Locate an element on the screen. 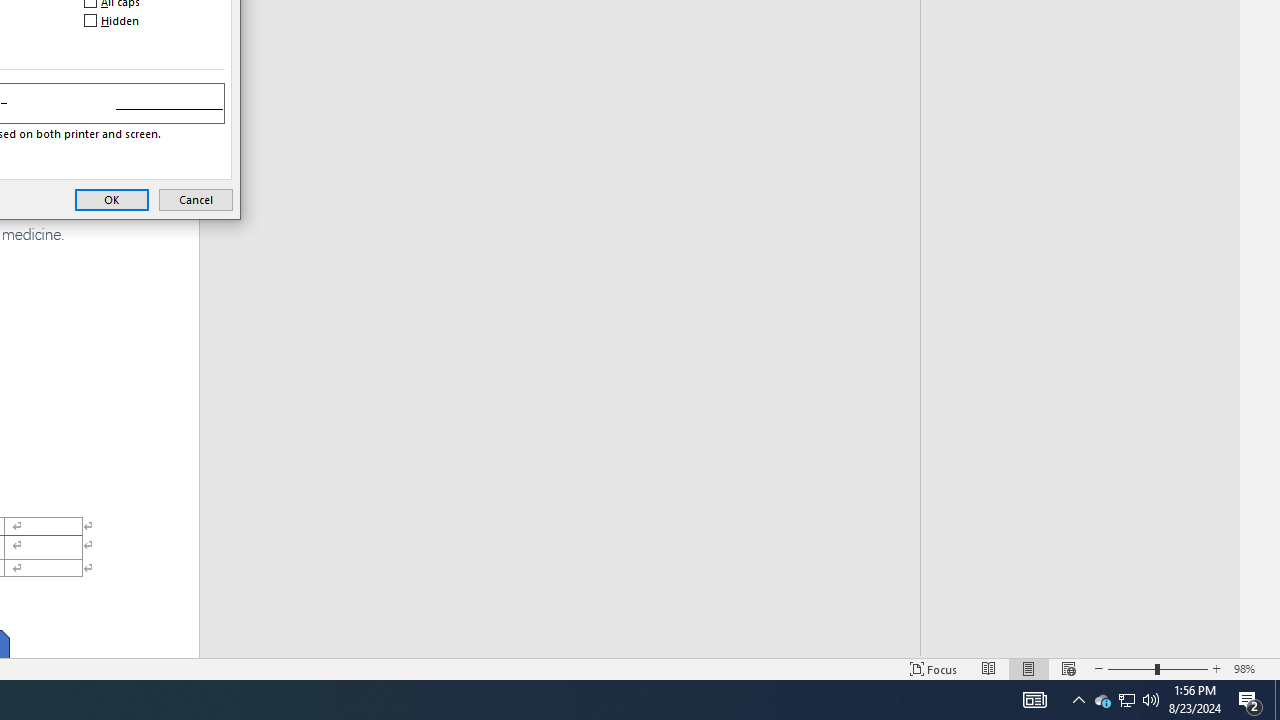 Image resolution: width=1280 pixels, height=720 pixels. 'Hidden' is located at coordinates (112, 20).